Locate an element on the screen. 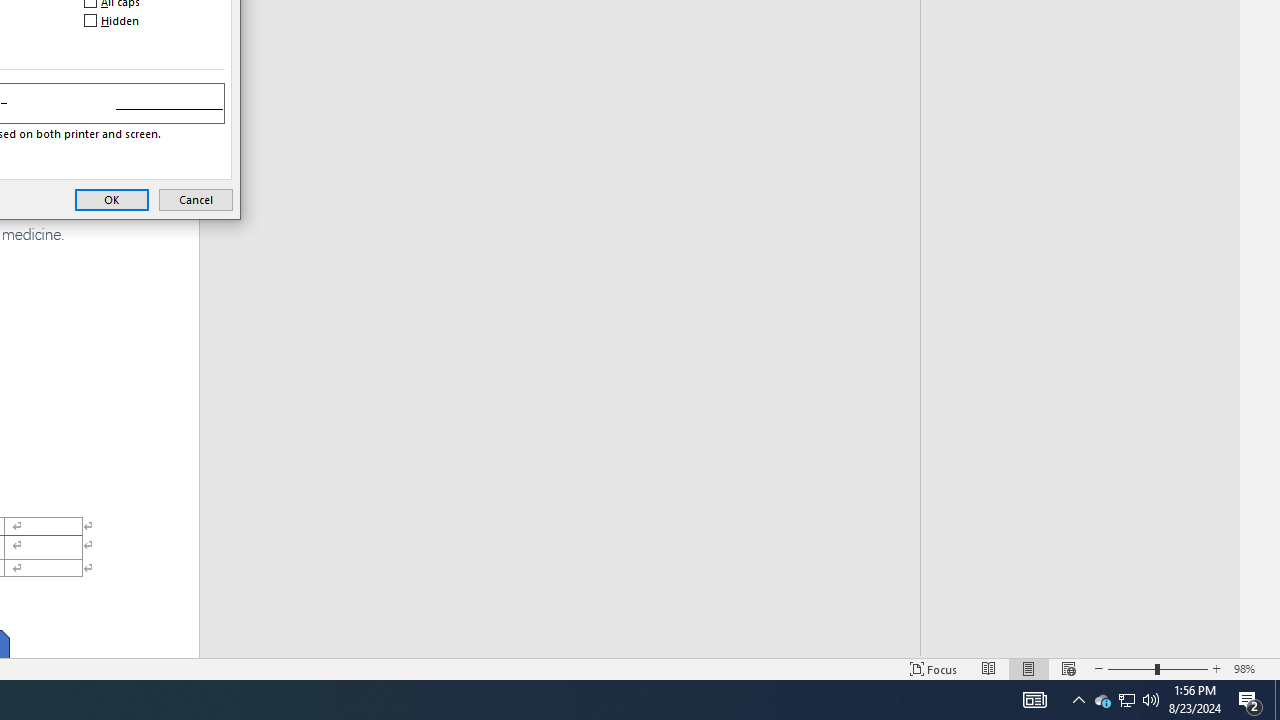 Image resolution: width=1280 pixels, height=720 pixels. 'Hidden' is located at coordinates (112, 20).